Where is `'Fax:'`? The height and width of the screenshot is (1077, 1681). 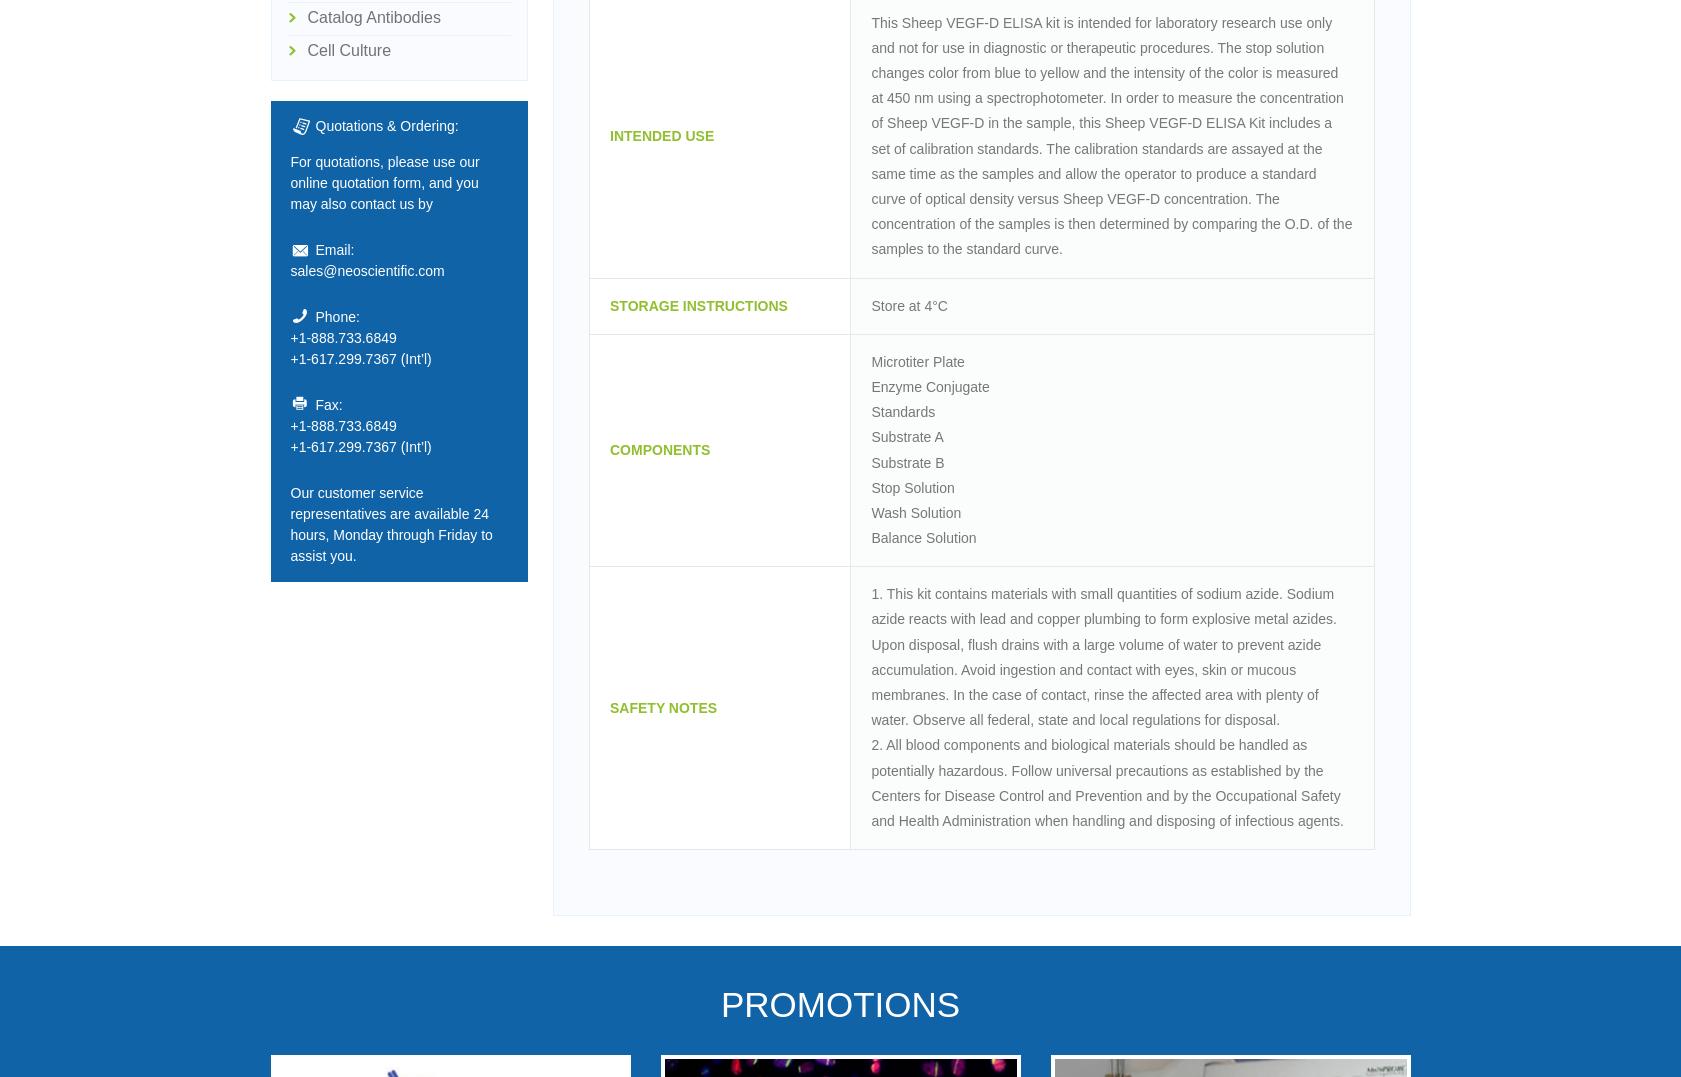 'Fax:' is located at coordinates (314, 403).